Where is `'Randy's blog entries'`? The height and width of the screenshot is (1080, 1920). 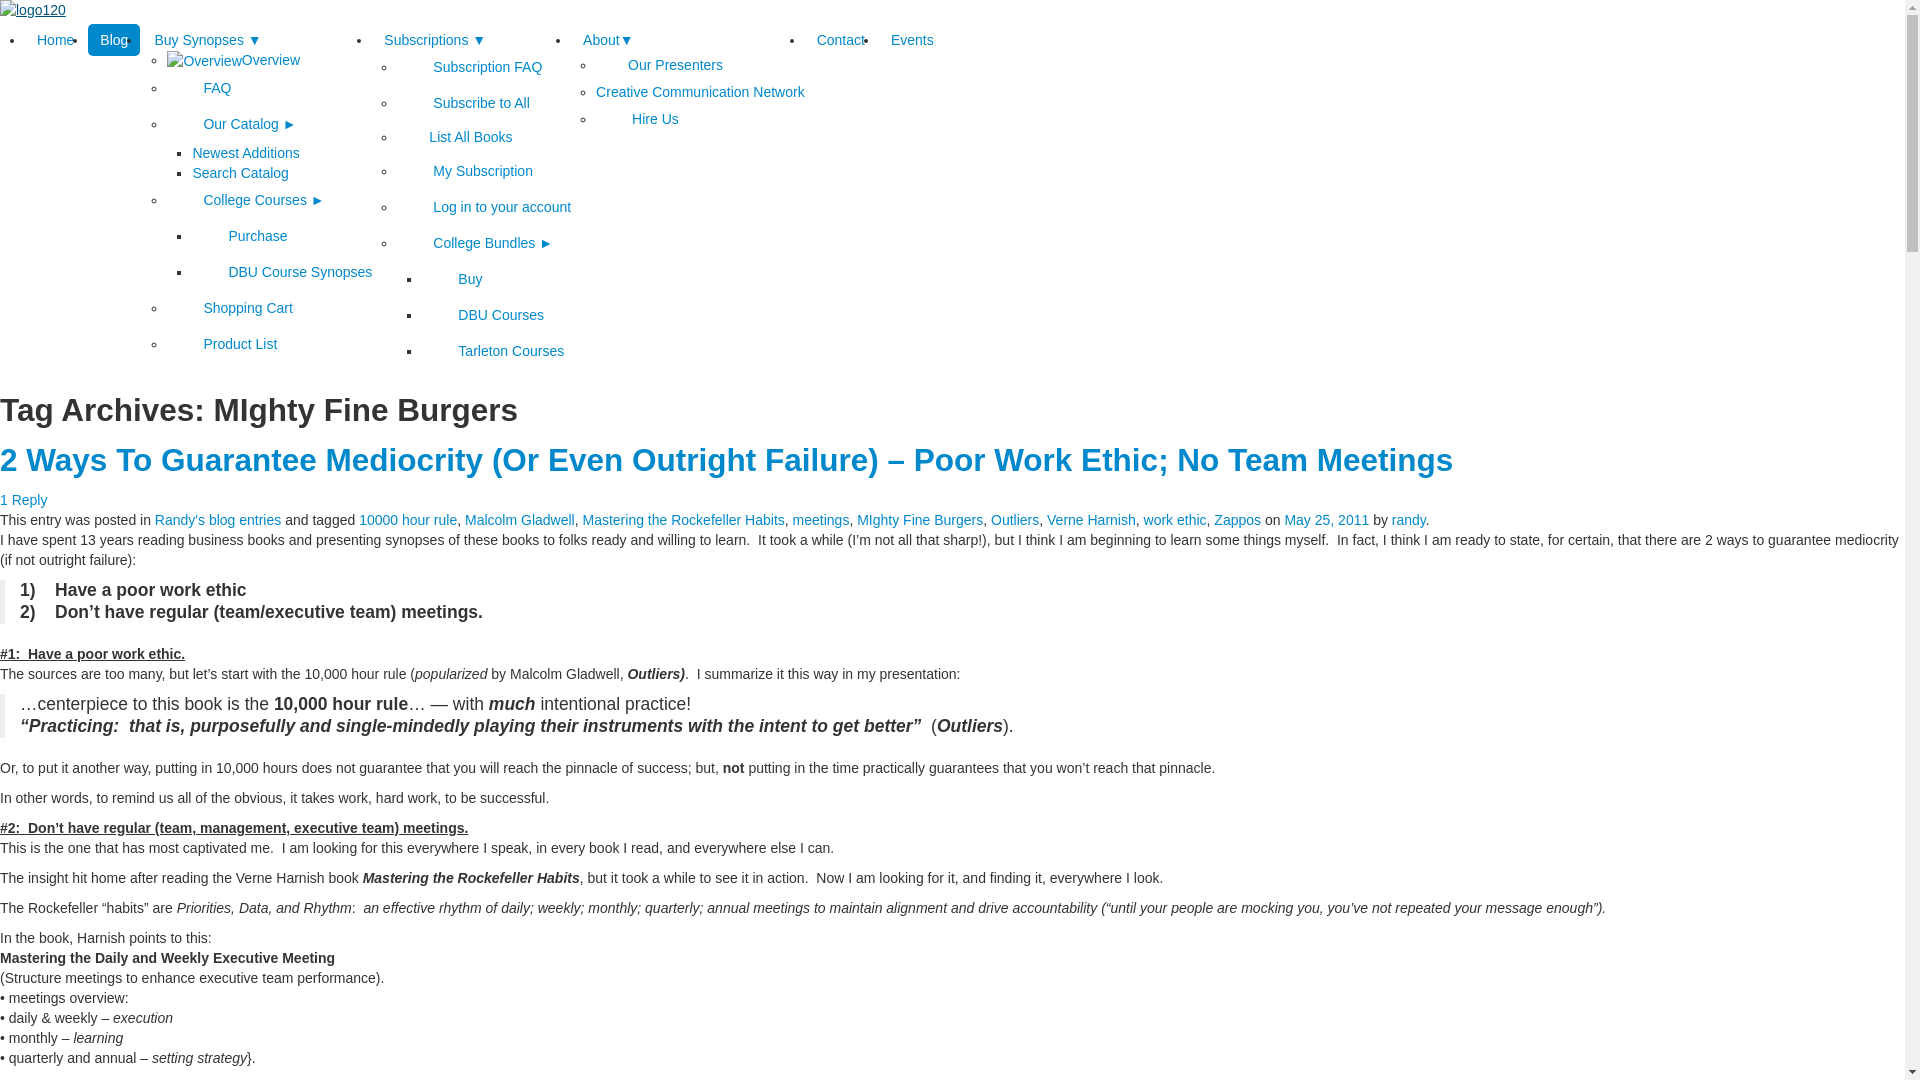 'Randy's blog entries' is located at coordinates (217, 519).